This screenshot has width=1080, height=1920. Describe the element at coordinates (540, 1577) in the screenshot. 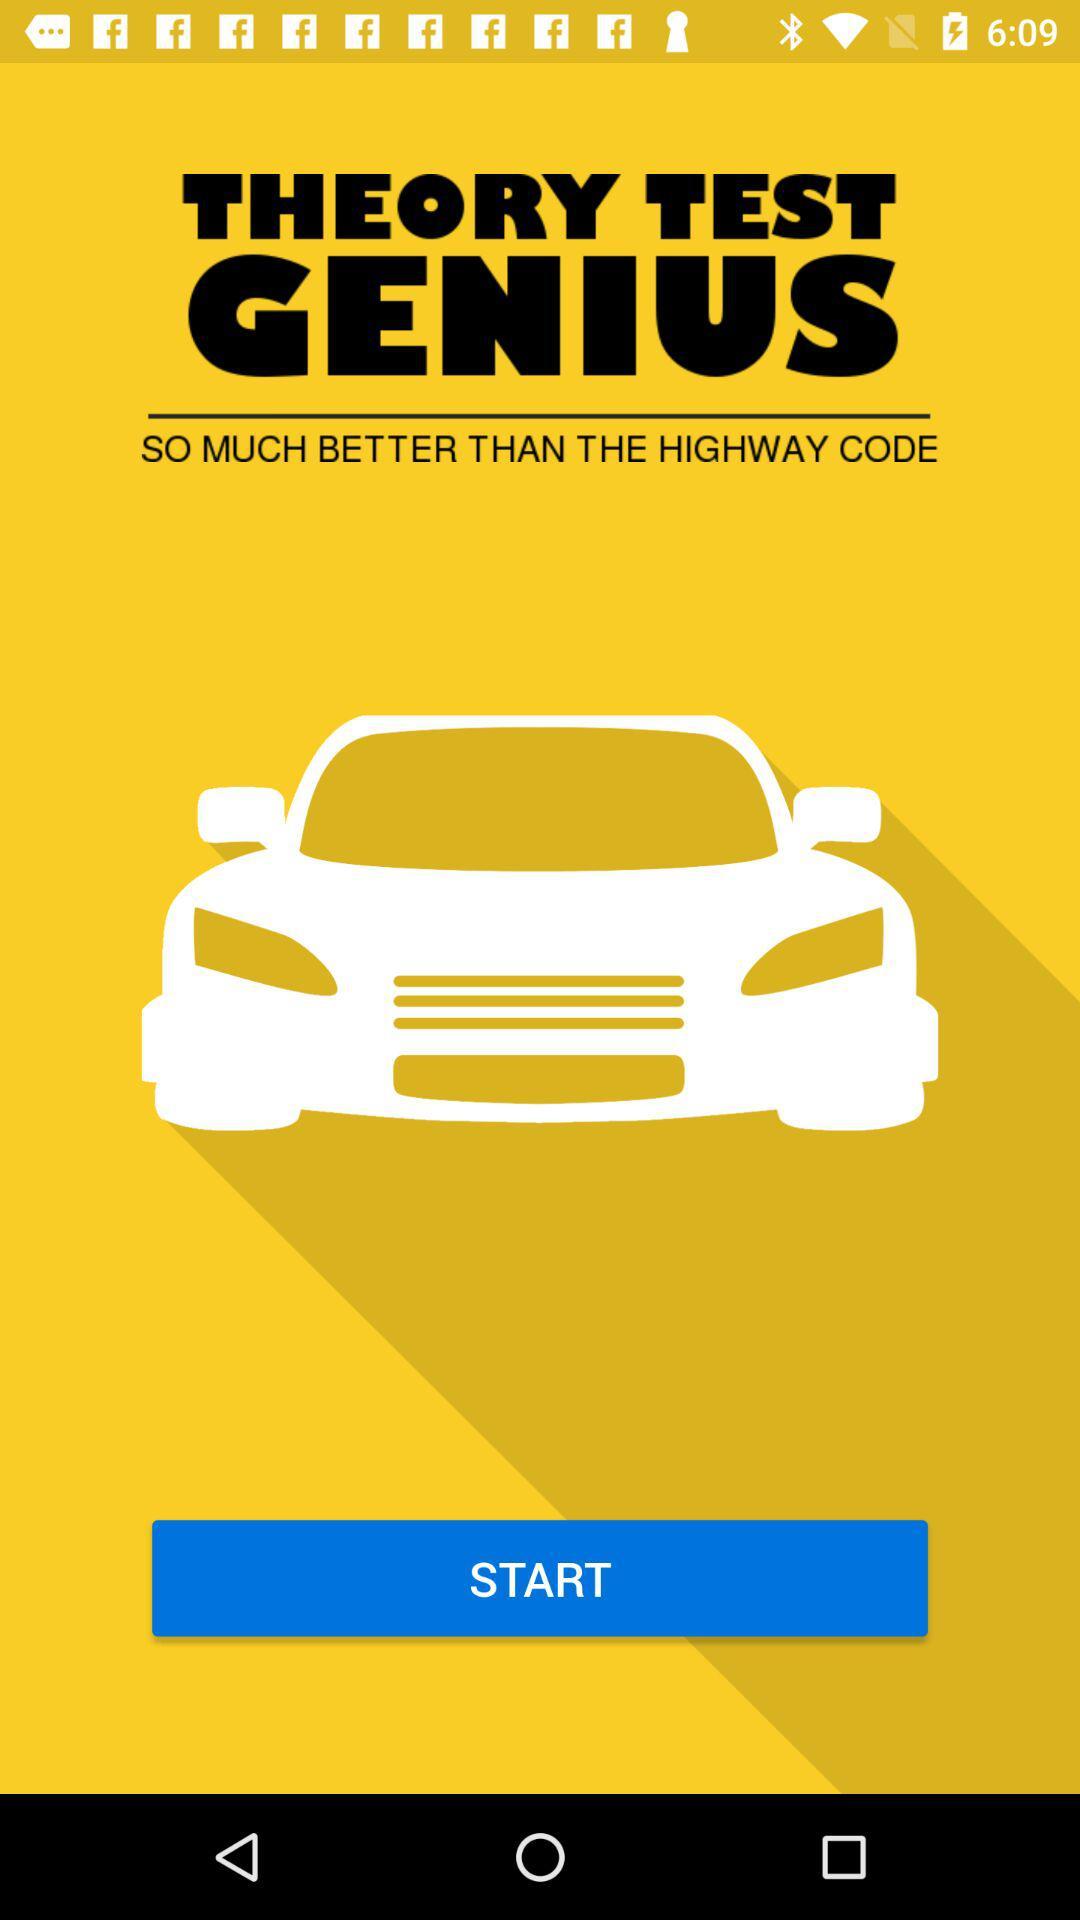

I see `the start` at that location.